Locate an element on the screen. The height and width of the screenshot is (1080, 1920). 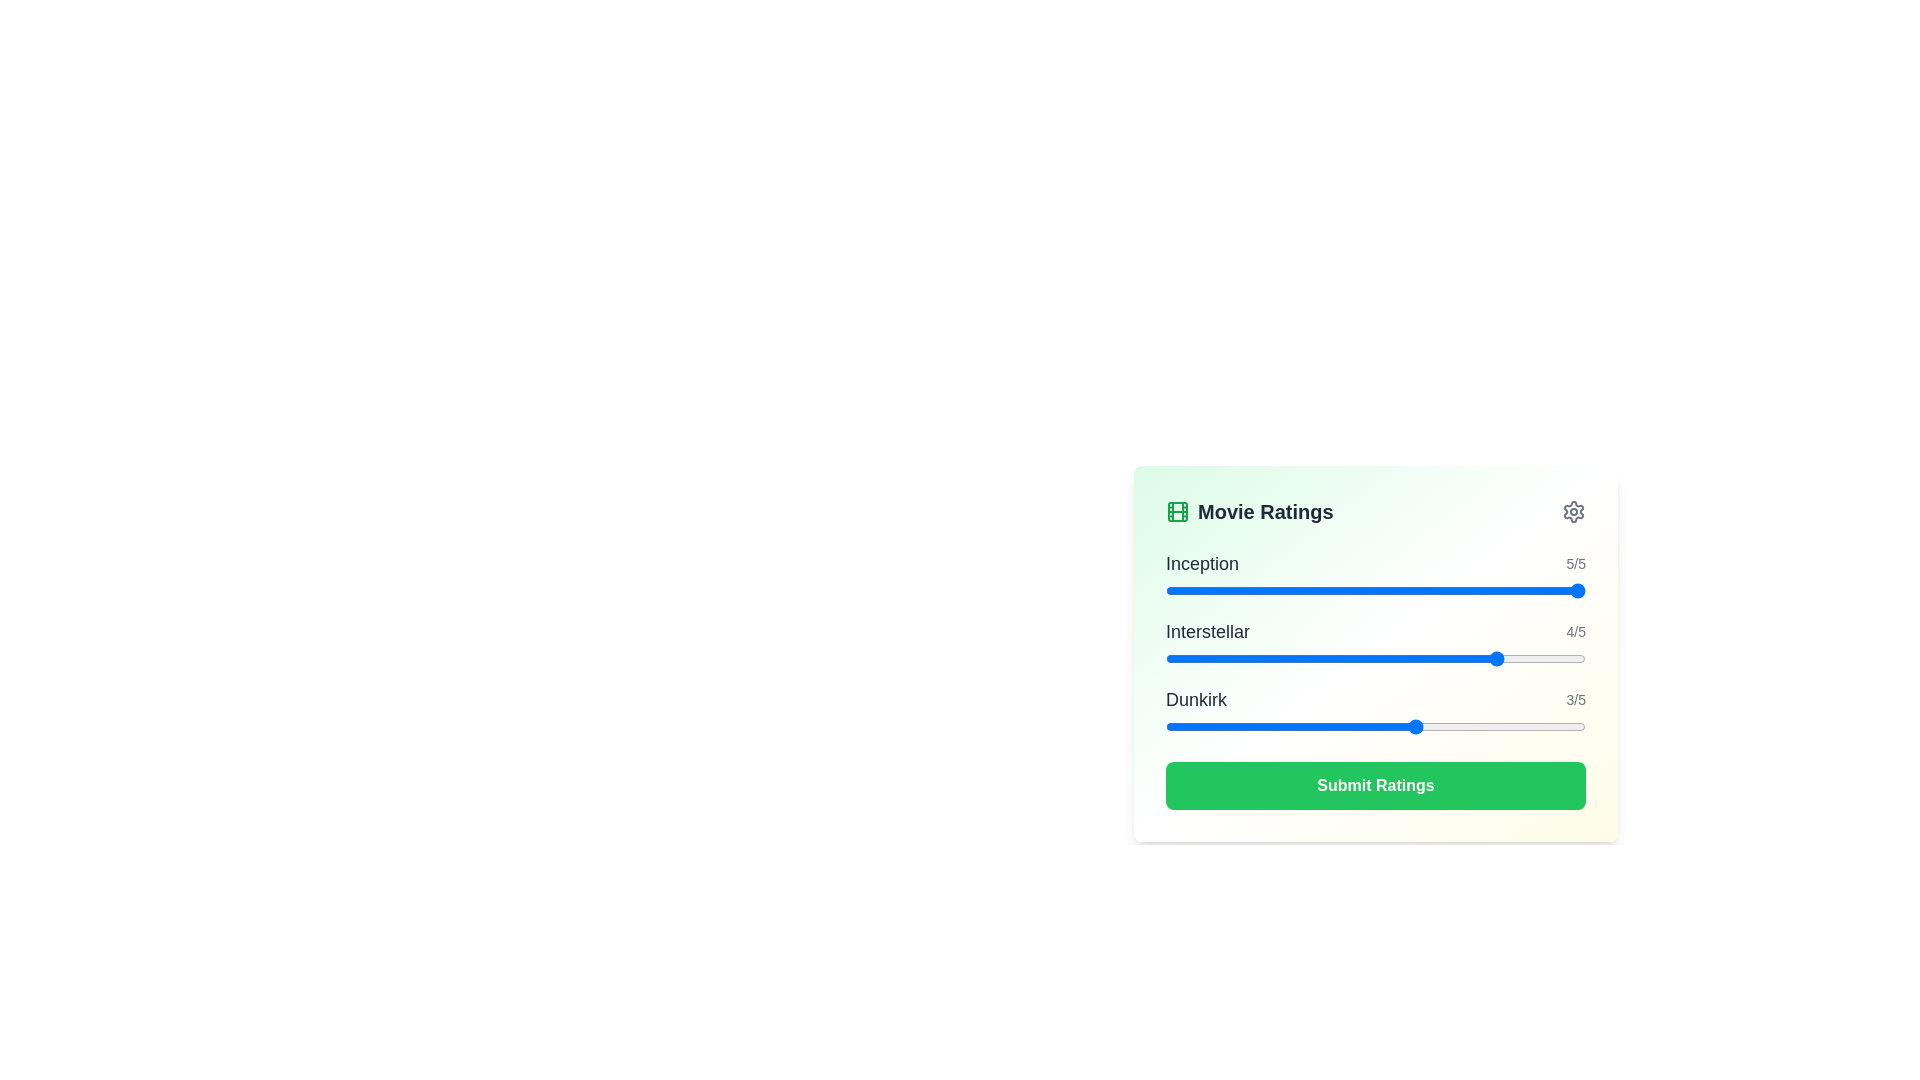
the static text label indicating the title 'Dunkirk' associated with the movie rating entry, located in the lower section of the panel under the 'Movie Ratings' heading is located at coordinates (1196, 698).